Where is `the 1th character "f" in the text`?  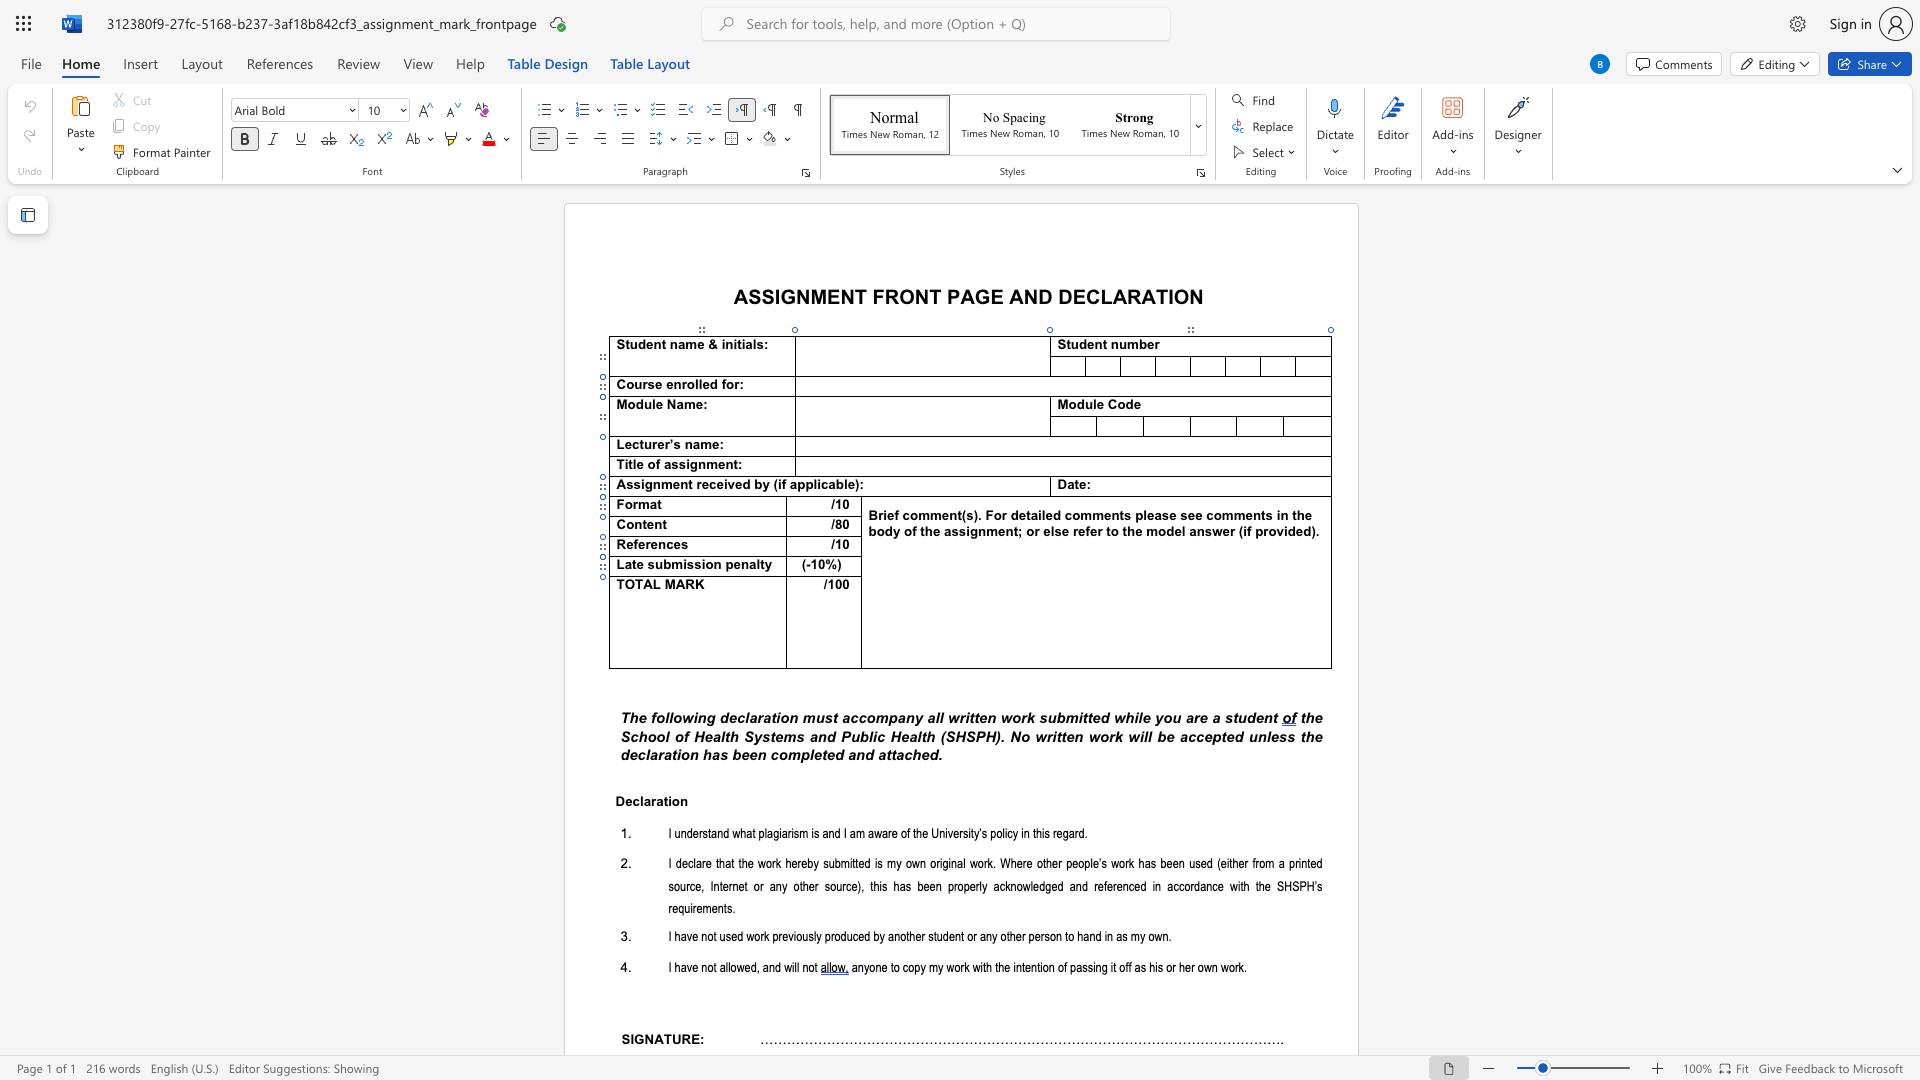 the 1th character "f" in the text is located at coordinates (653, 717).